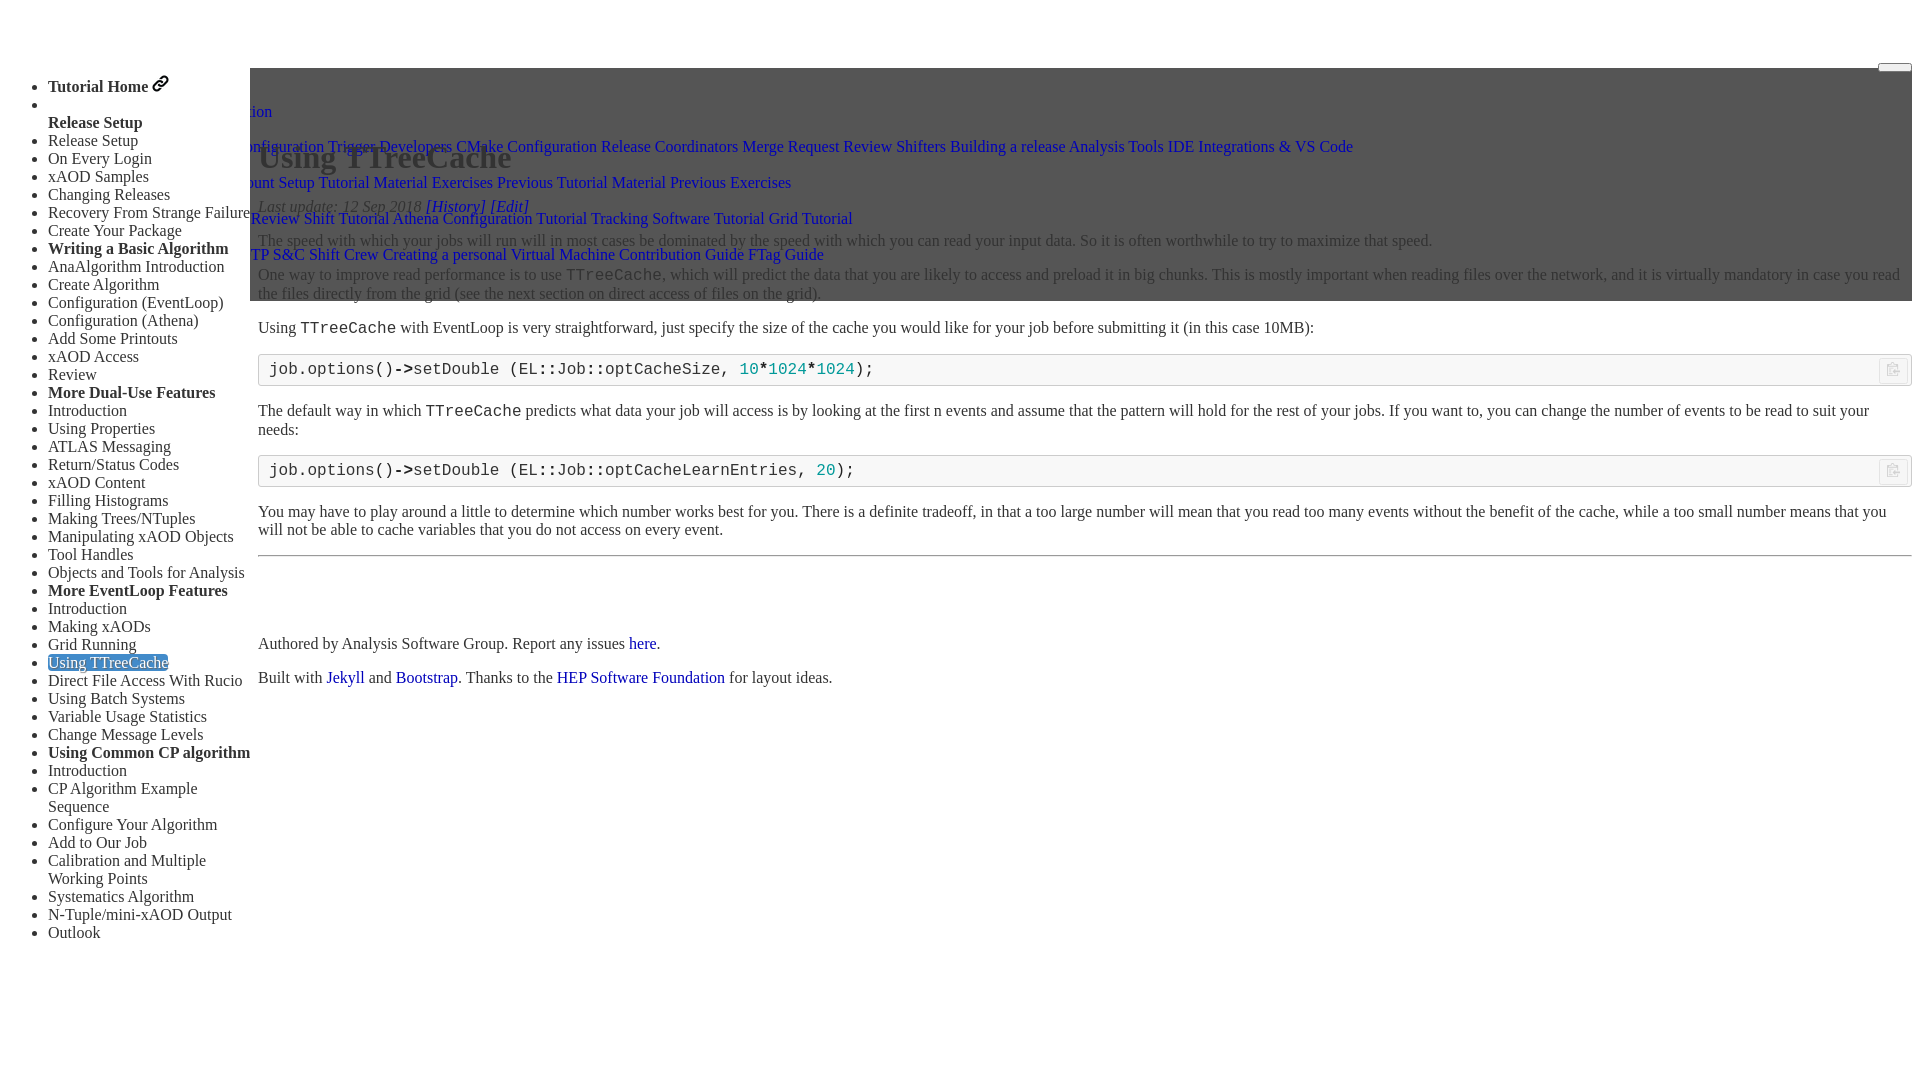  Describe the element at coordinates (105, 200) in the screenshot. I see `'Other Tutorials'` at that location.